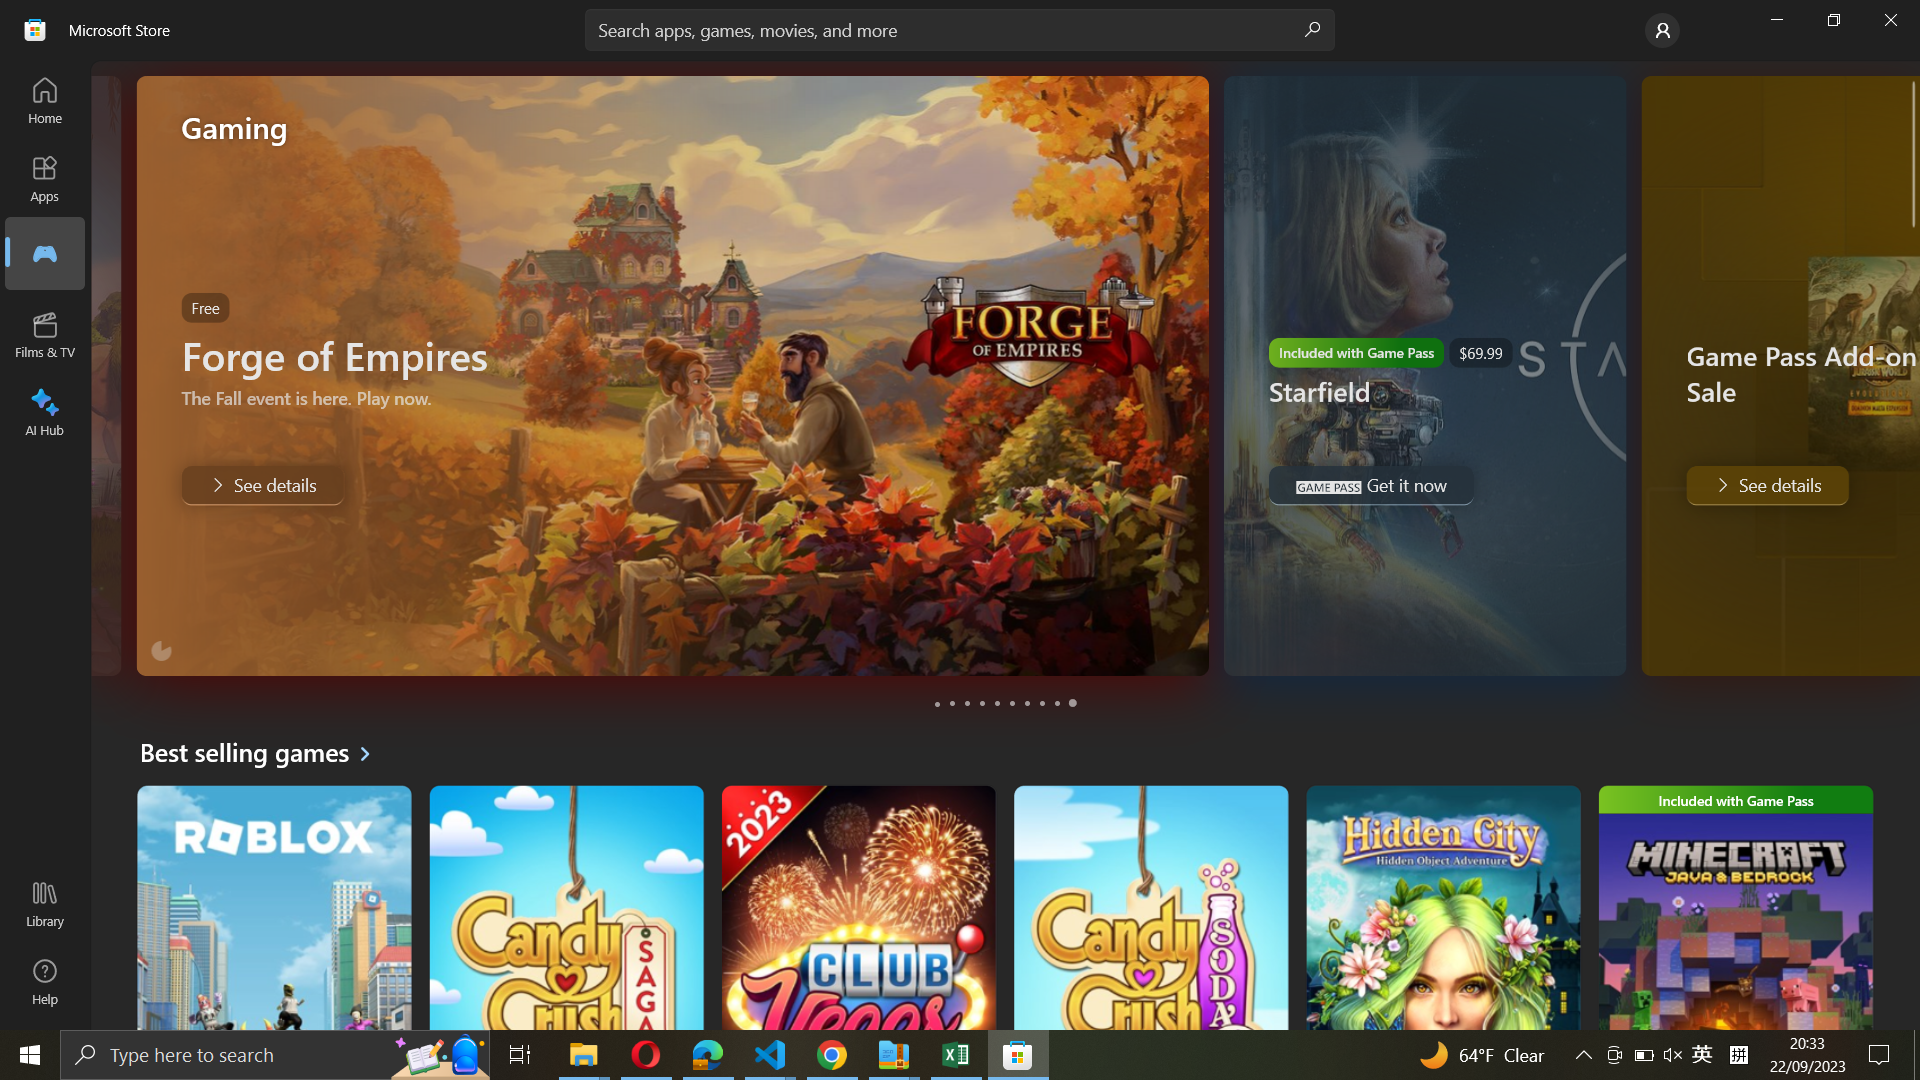  What do you see at coordinates (43, 982) in the screenshot?
I see `the Help menu` at bounding box center [43, 982].